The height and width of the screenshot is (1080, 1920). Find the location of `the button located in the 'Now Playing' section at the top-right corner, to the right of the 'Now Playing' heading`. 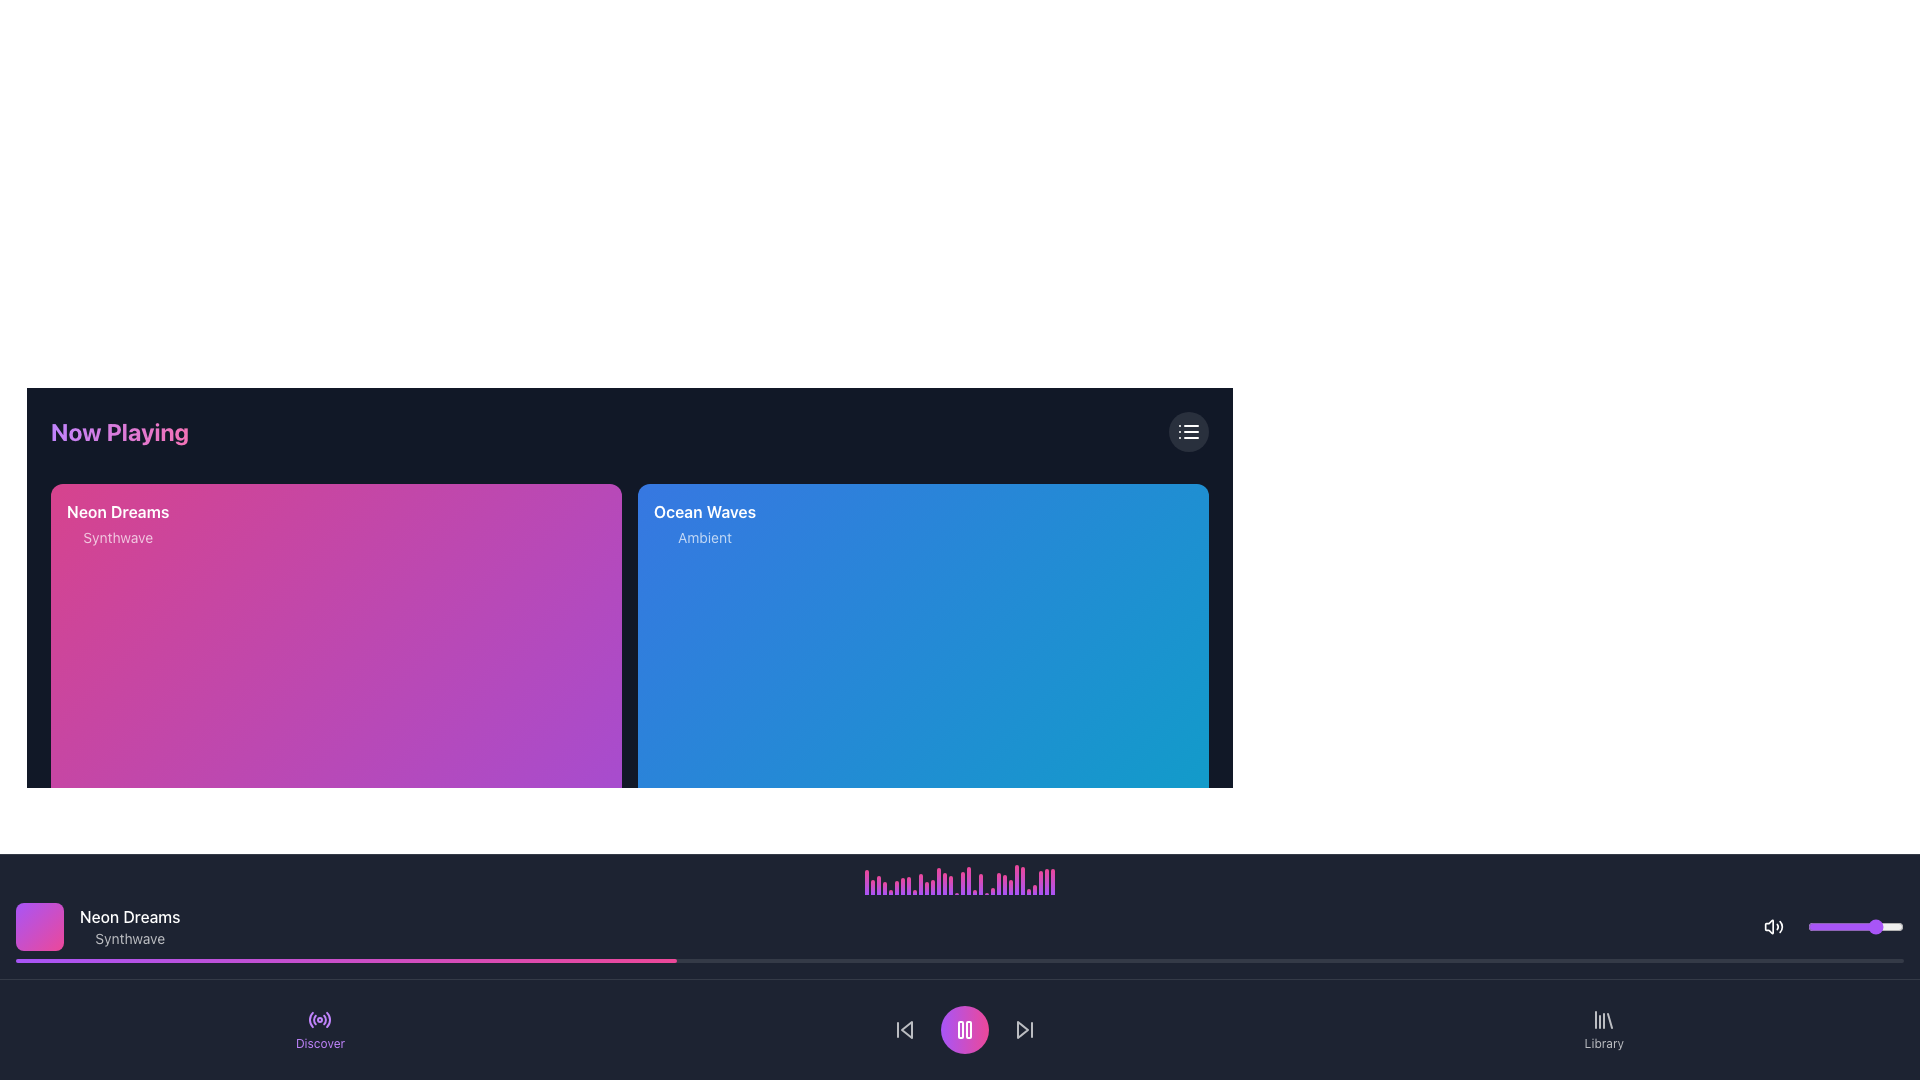

the button located in the 'Now Playing' section at the top-right corner, to the right of the 'Now Playing' heading is located at coordinates (1189, 431).